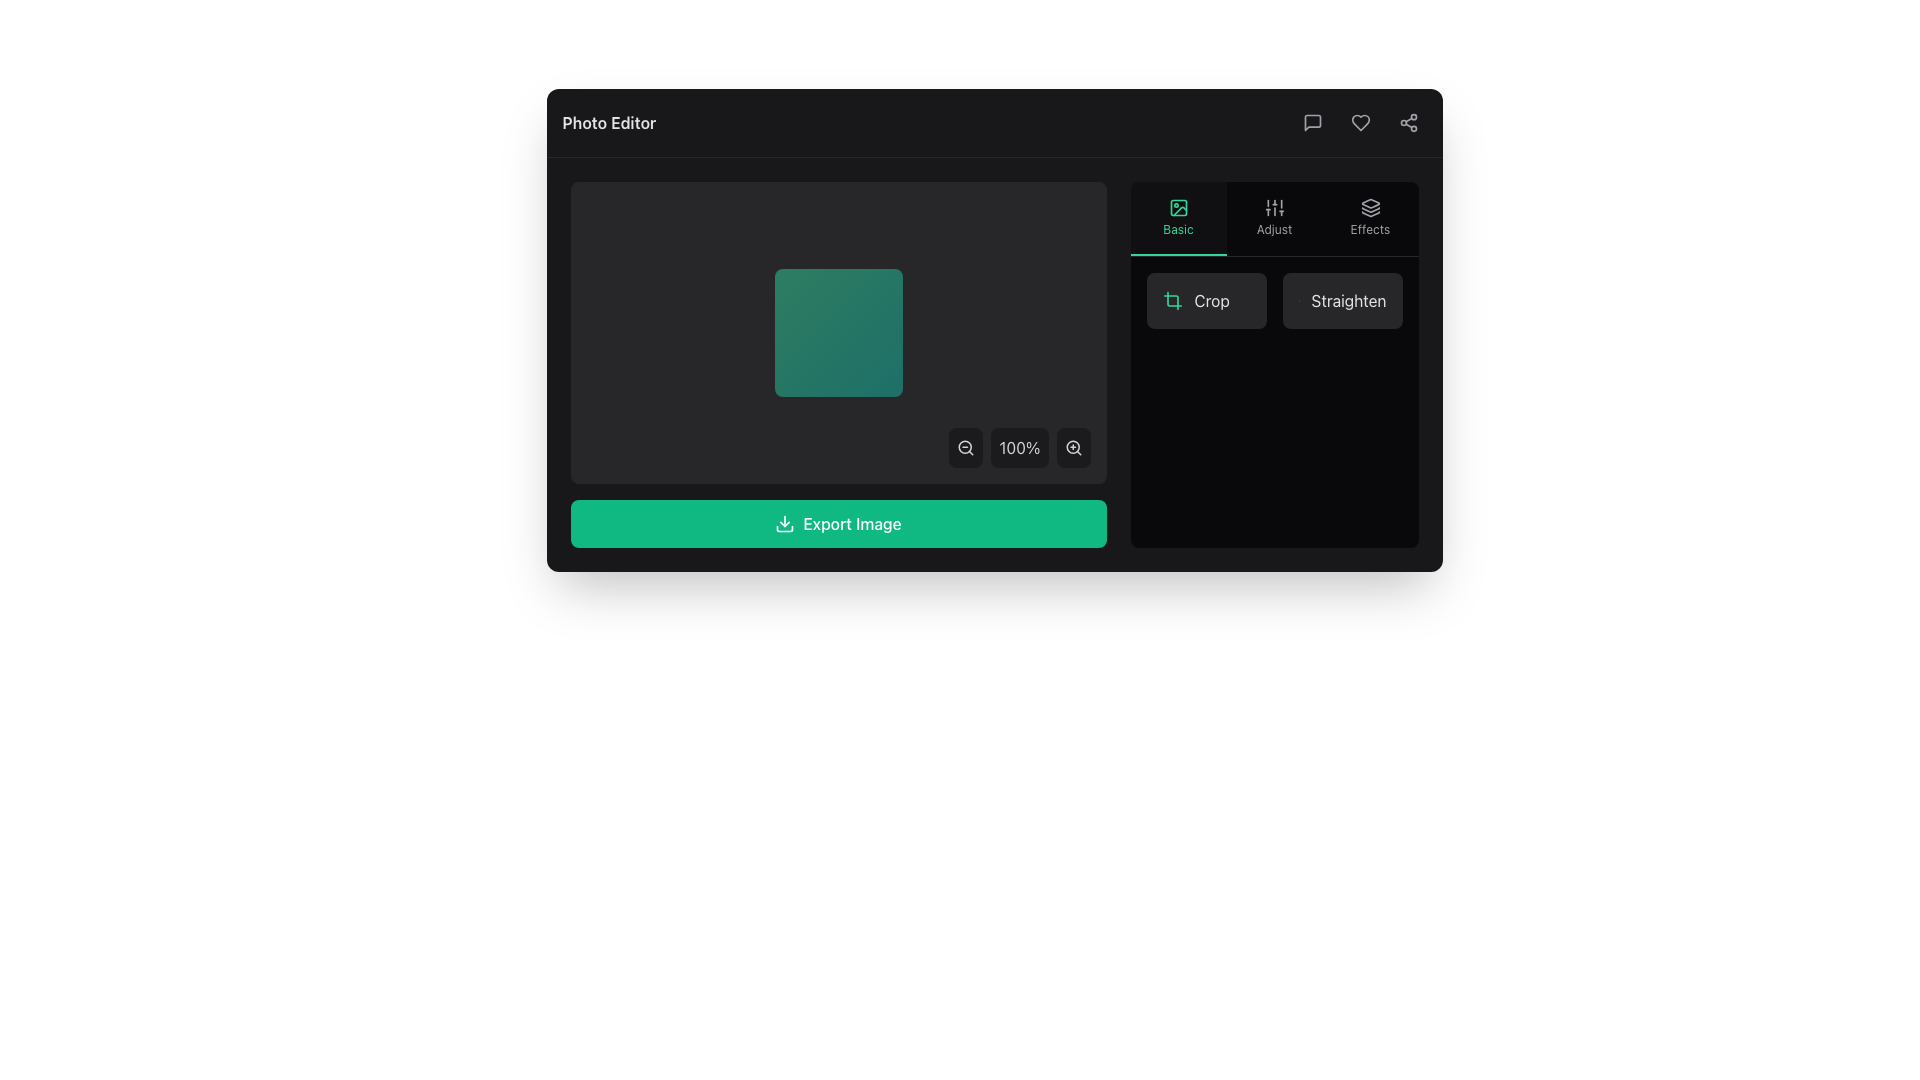 The width and height of the screenshot is (1920, 1080). What do you see at coordinates (1172, 300) in the screenshot?
I see `the green crop tool icon located in the rightmost panel, which is part of the 'Crop' button` at bounding box center [1172, 300].